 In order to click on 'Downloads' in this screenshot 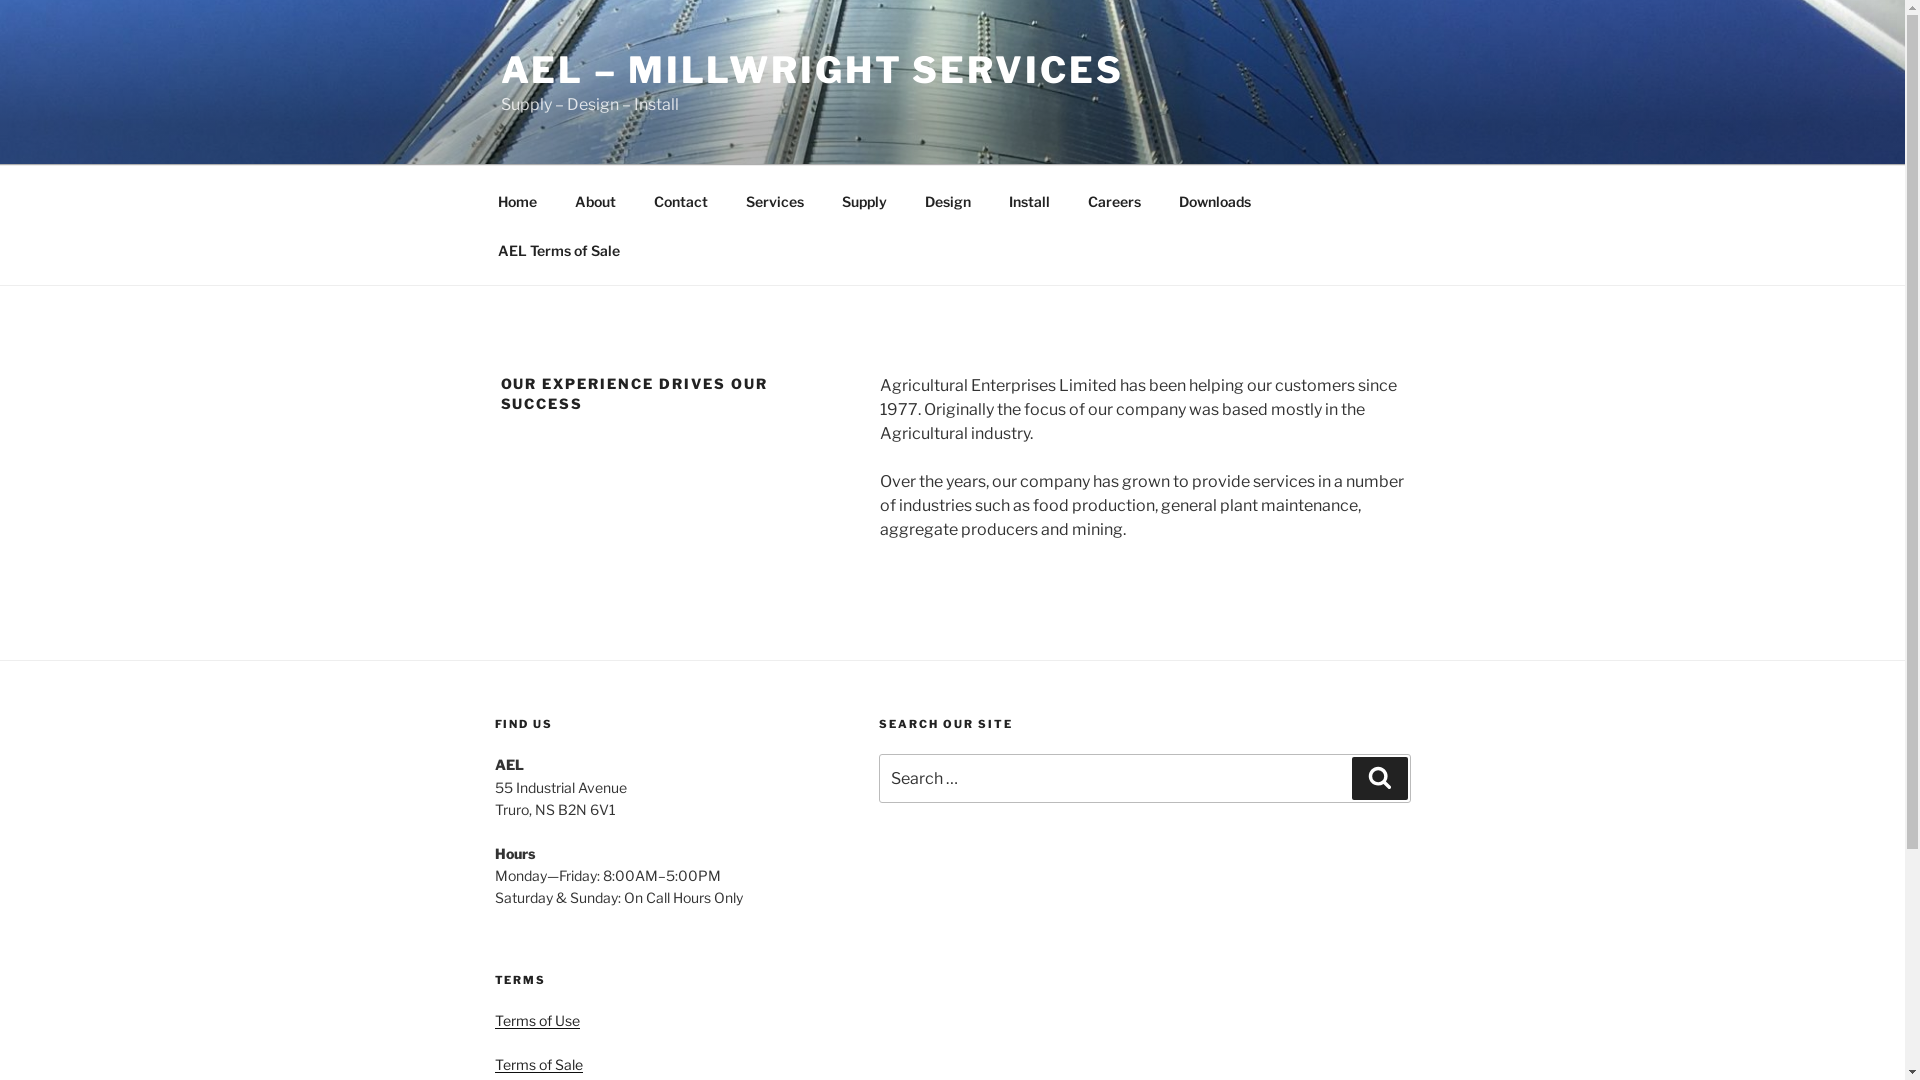, I will do `click(1214, 200)`.